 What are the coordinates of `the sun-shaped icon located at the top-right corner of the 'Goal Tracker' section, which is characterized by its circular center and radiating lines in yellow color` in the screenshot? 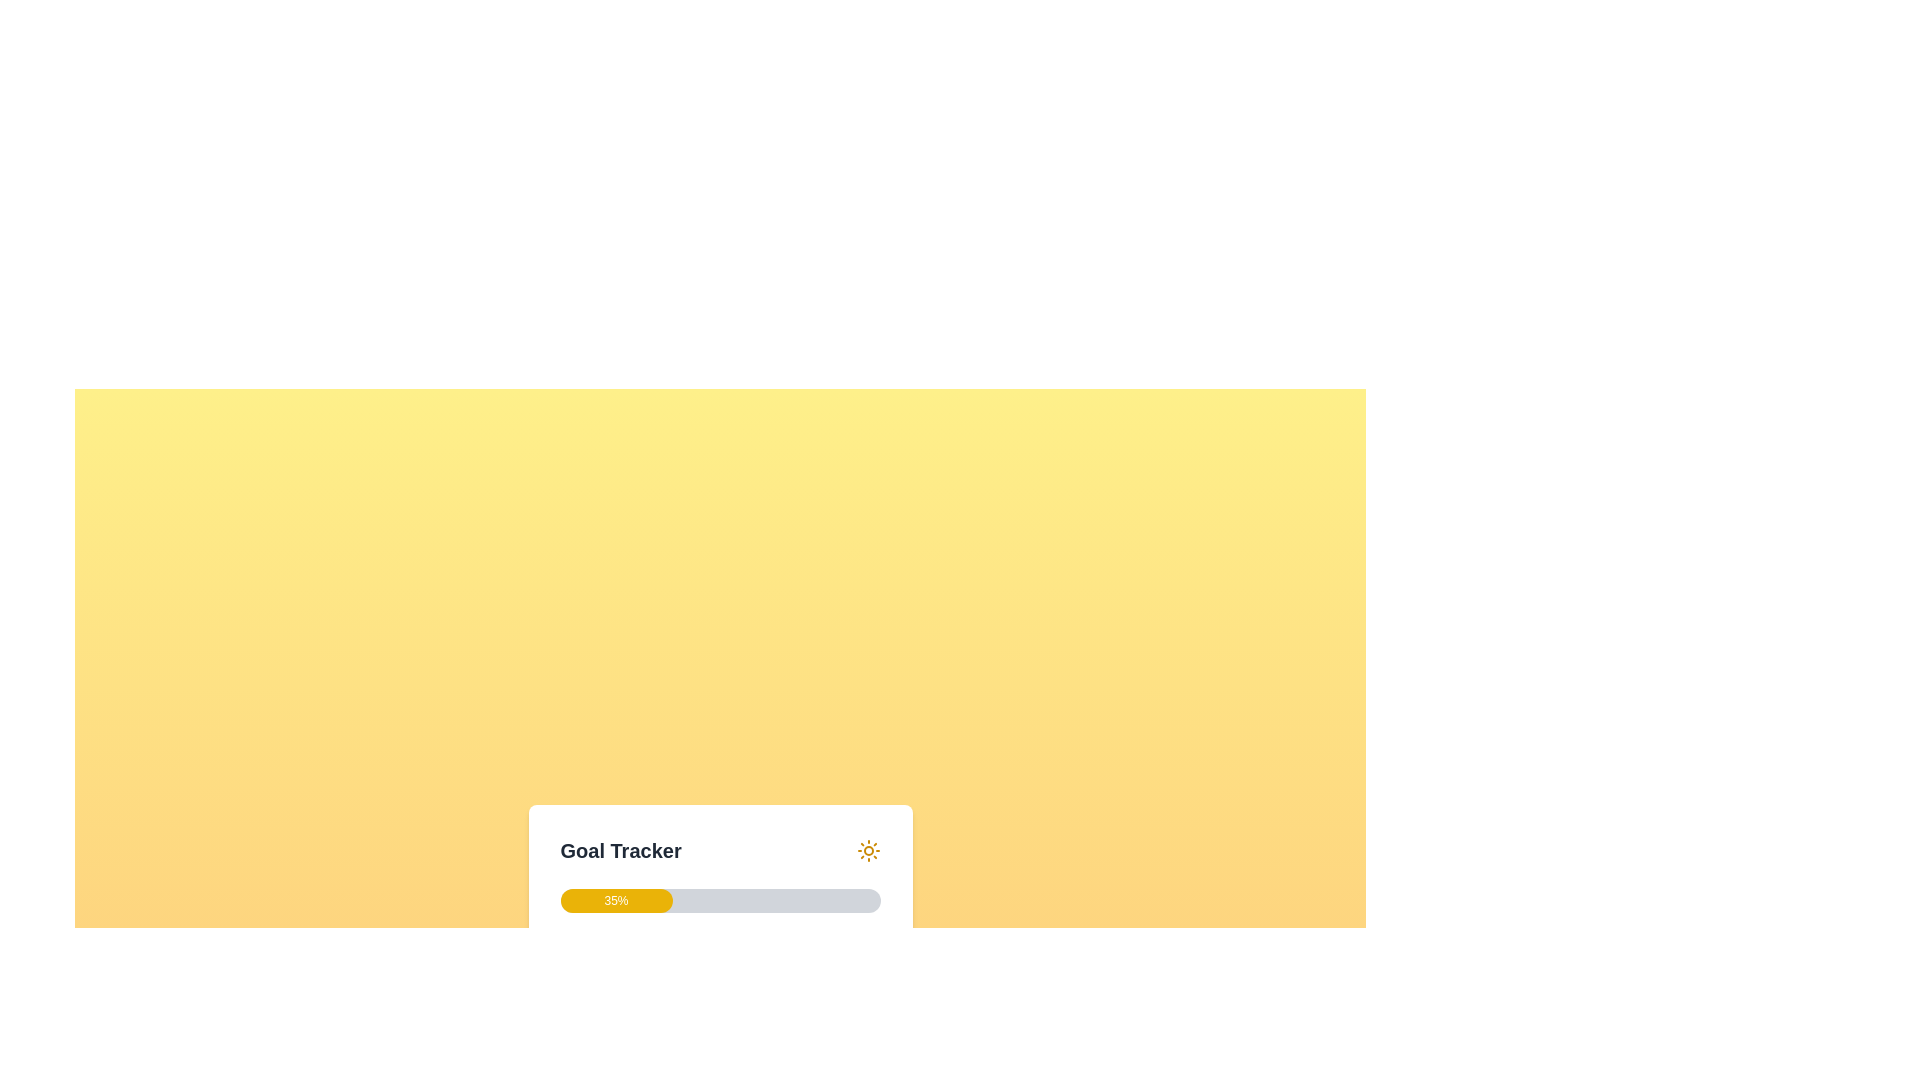 It's located at (868, 851).